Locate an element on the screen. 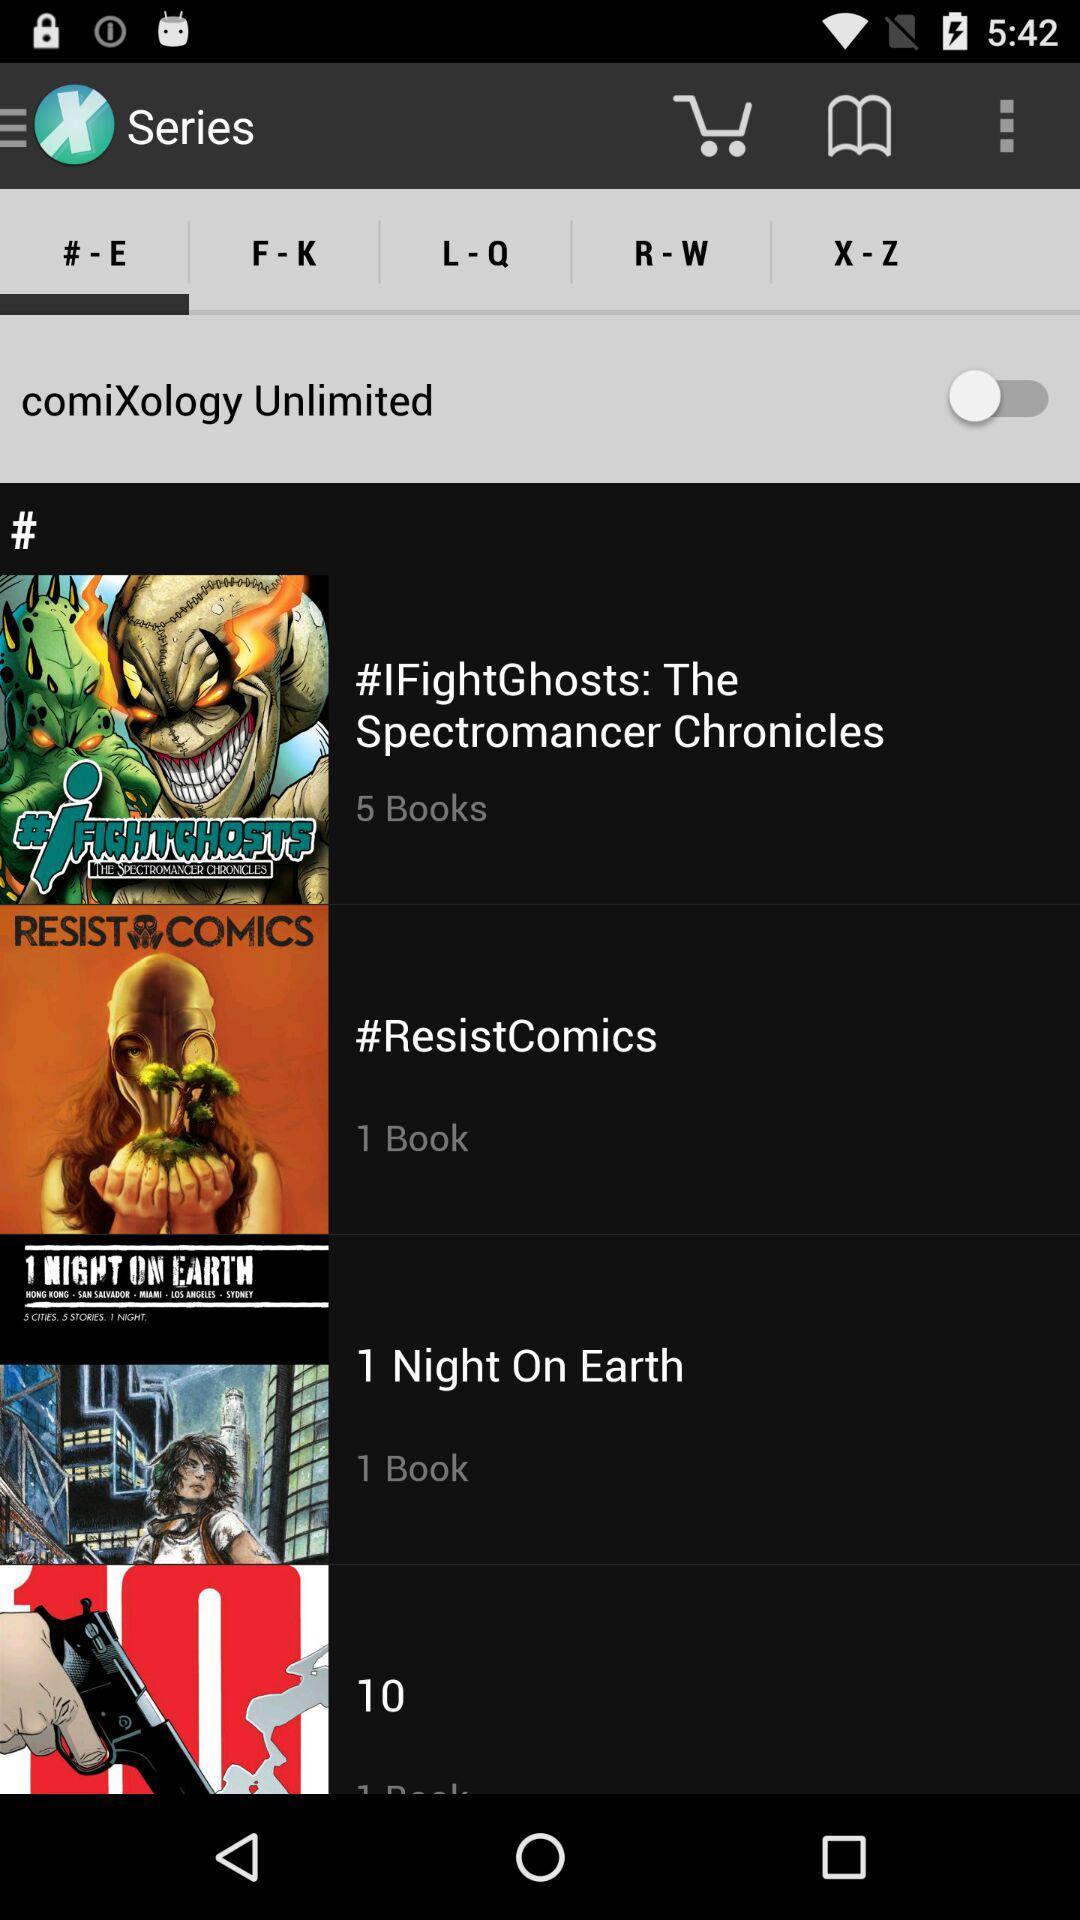 This screenshot has height=1920, width=1080. the #resistcomics item is located at coordinates (505, 1034).